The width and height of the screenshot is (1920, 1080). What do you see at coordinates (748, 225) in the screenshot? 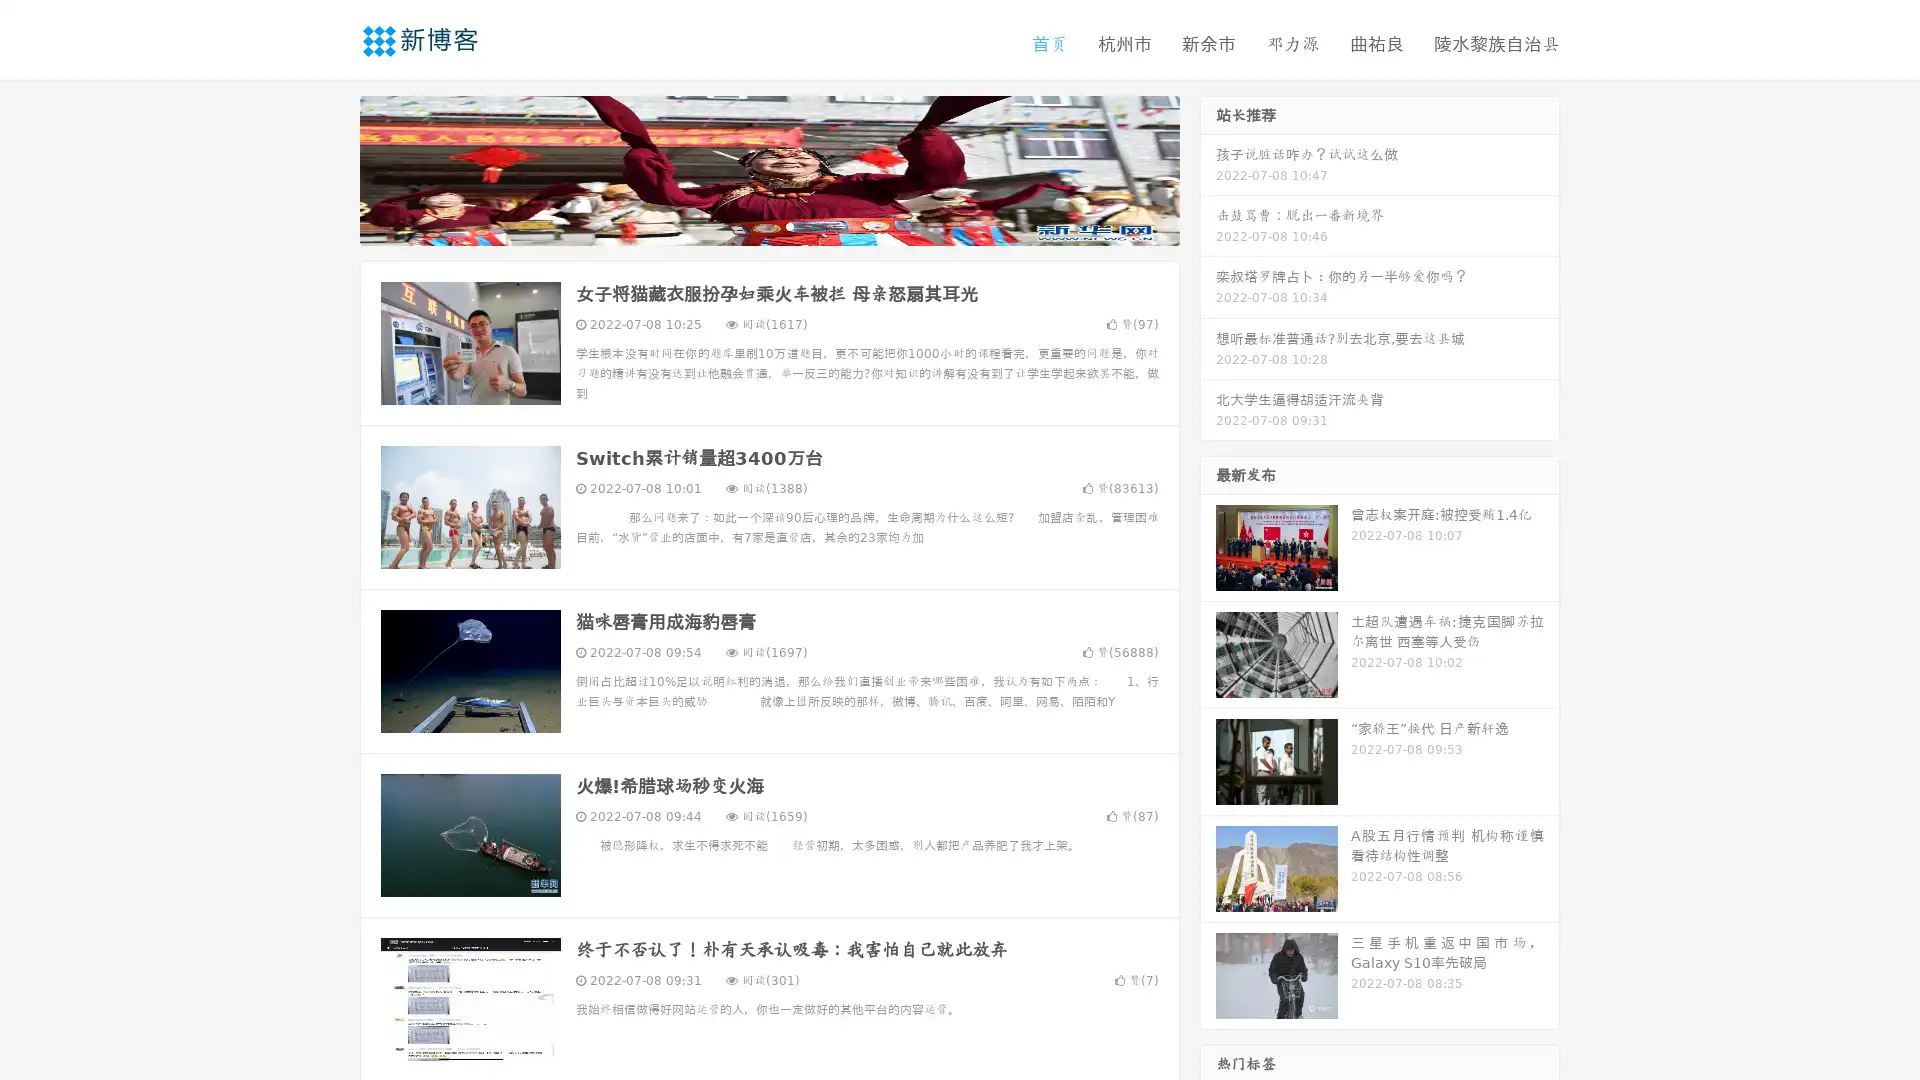
I see `Go to slide 1` at bounding box center [748, 225].